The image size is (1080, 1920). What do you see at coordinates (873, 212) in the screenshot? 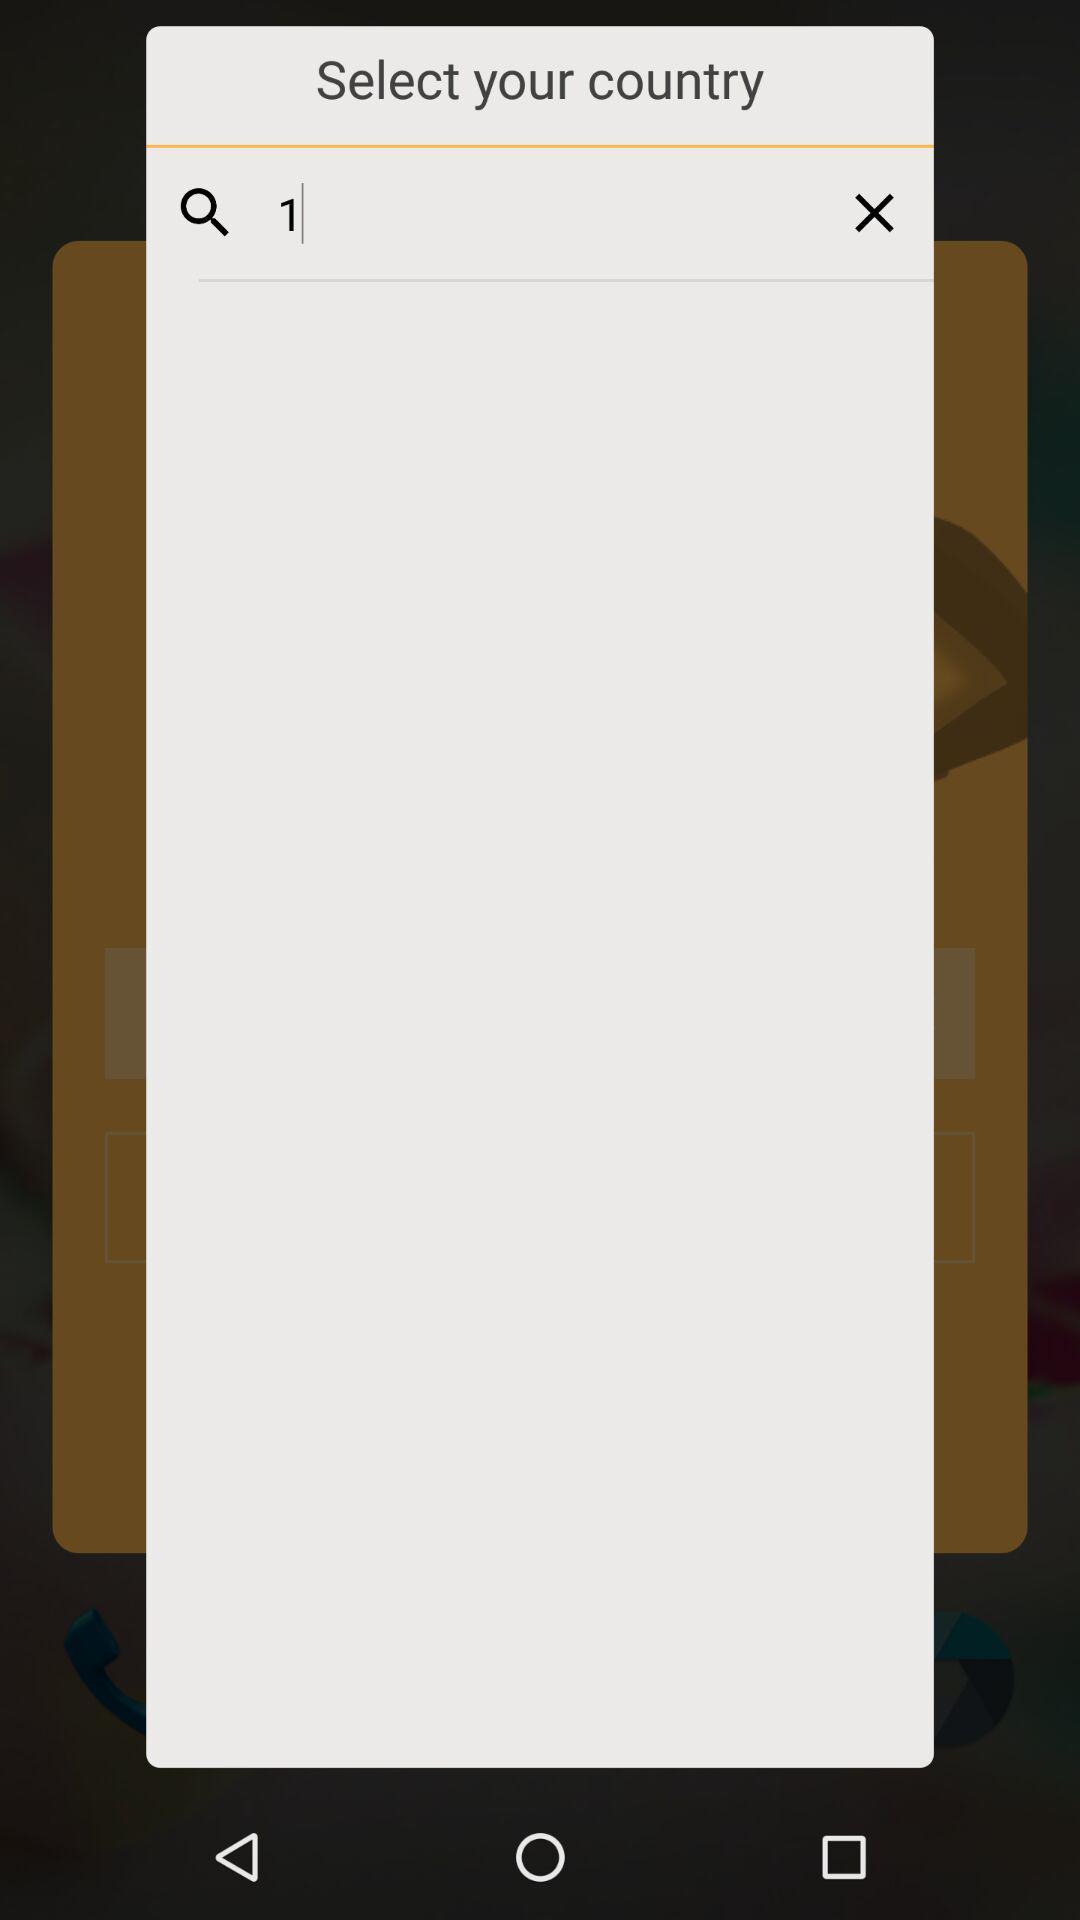
I see `exit this page` at bounding box center [873, 212].